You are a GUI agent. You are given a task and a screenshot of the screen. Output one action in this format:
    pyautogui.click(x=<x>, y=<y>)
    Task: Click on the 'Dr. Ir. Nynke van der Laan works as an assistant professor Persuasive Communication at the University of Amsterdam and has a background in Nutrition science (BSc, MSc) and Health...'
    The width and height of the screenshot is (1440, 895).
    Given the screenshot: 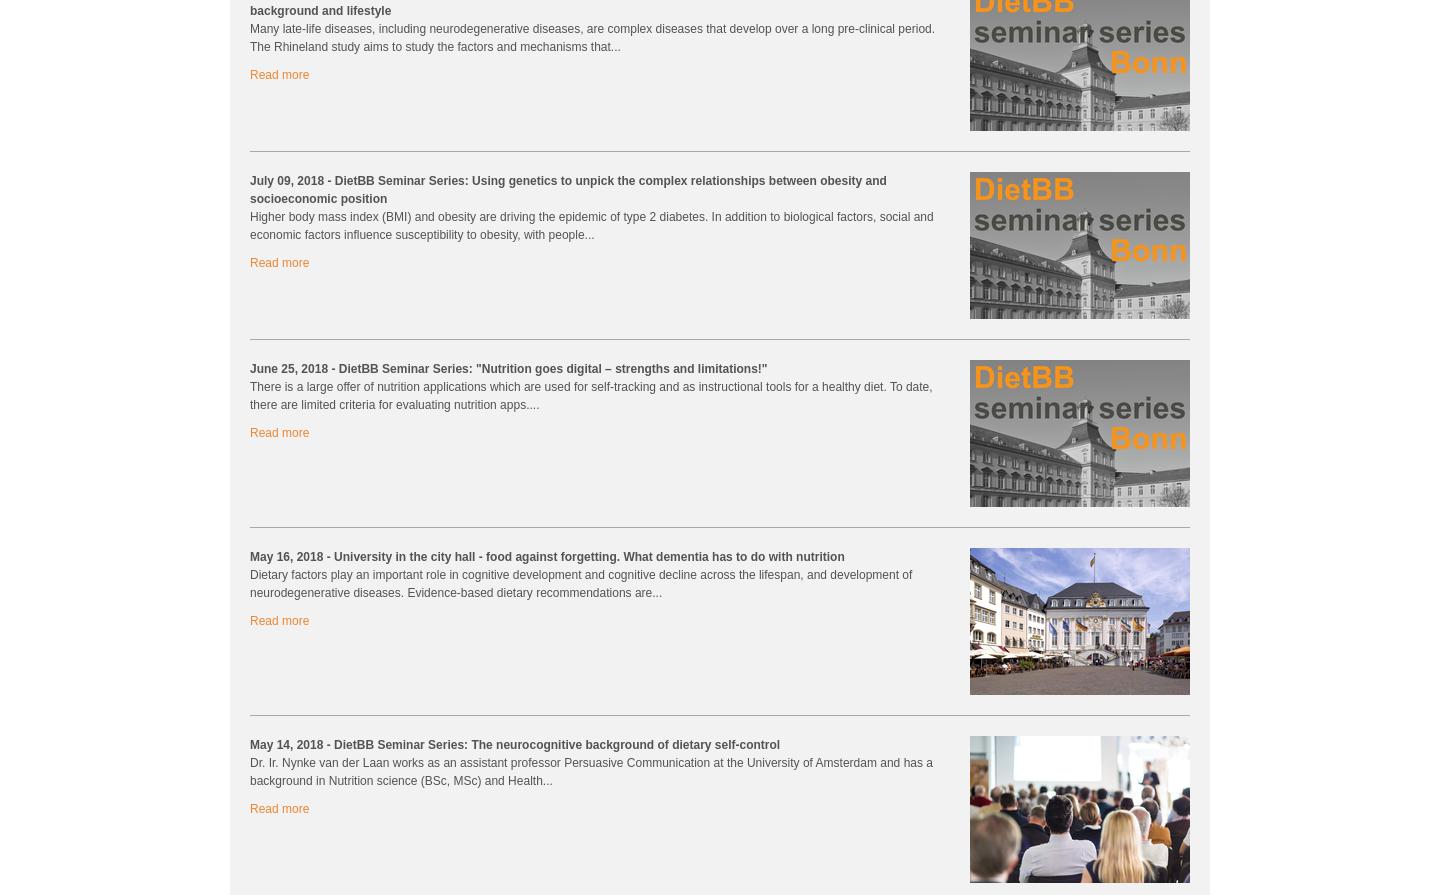 What is the action you would take?
    pyautogui.click(x=590, y=770)
    